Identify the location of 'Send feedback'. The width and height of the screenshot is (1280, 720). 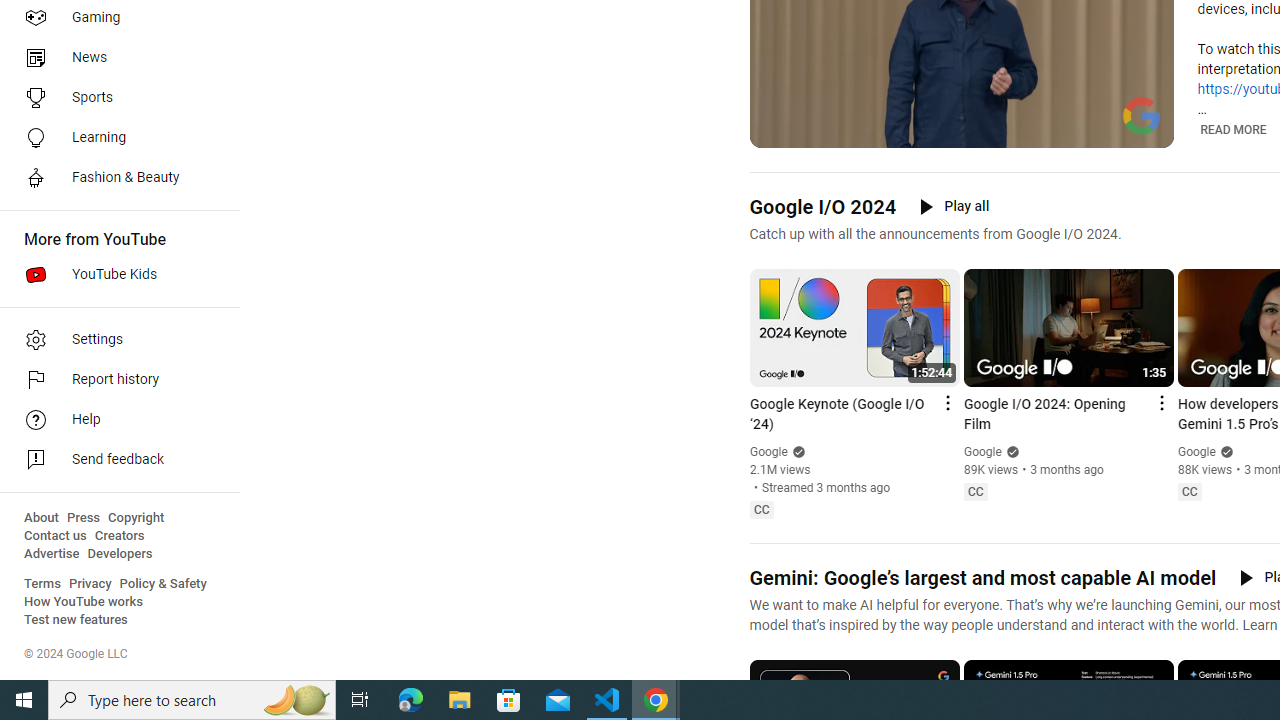
(112, 460).